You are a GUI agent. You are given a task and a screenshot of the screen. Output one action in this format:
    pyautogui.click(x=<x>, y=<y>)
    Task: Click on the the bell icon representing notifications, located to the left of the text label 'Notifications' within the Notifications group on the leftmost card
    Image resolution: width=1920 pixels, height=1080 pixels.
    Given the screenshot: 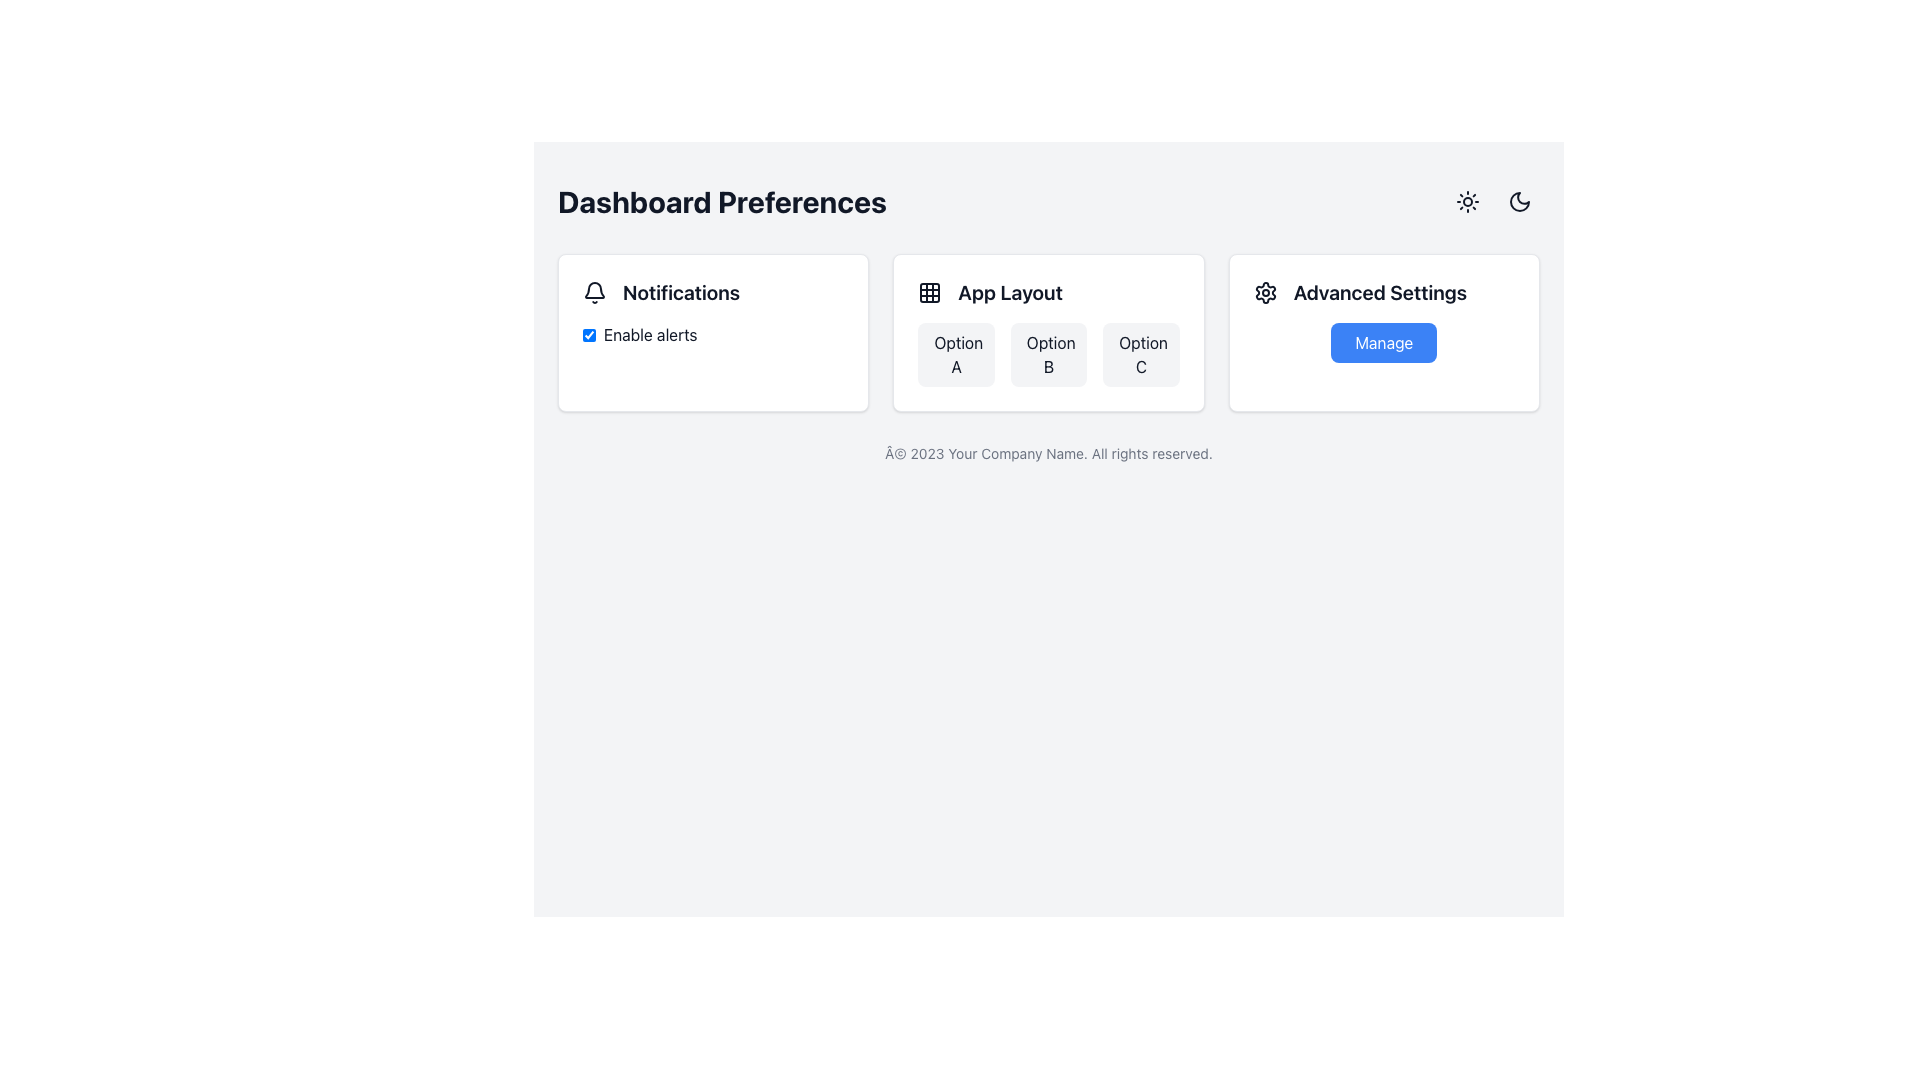 What is the action you would take?
    pyautogui.click(x=594, y=293)
    